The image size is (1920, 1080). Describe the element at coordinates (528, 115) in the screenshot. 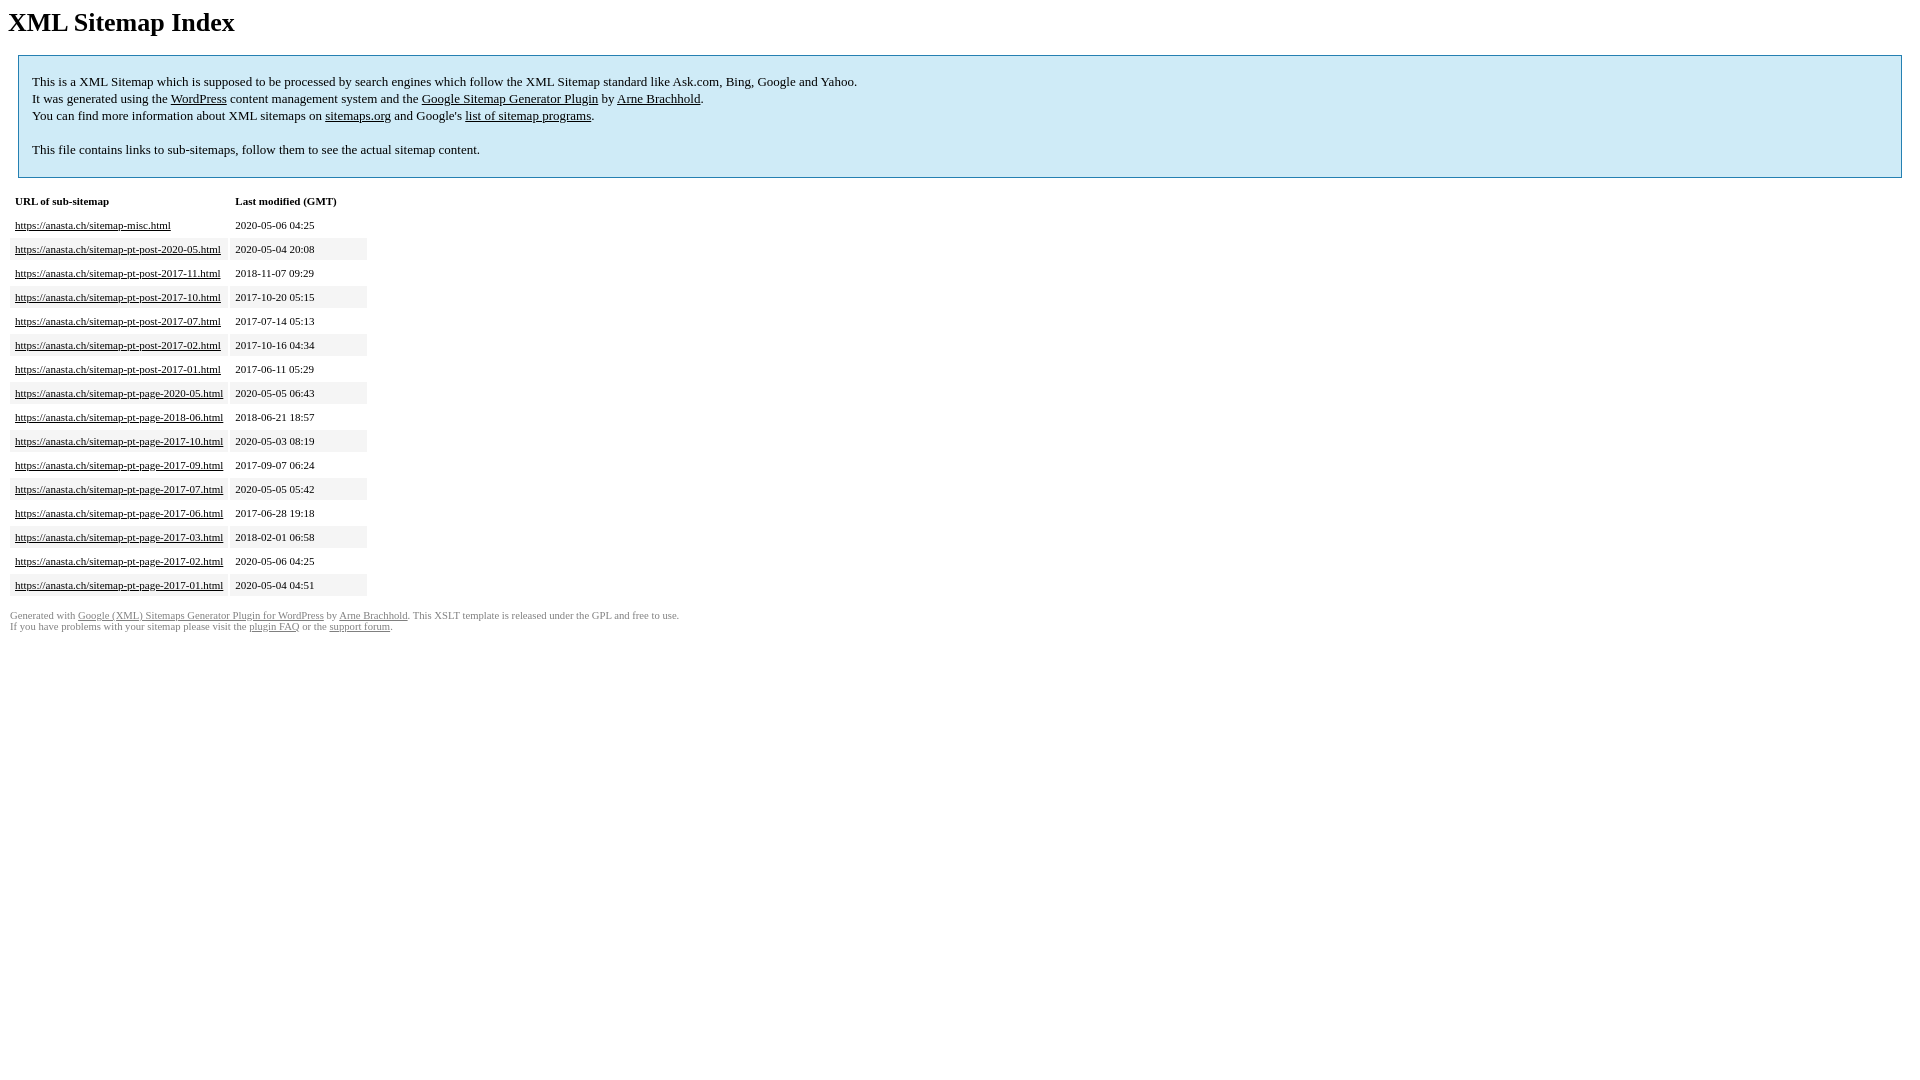

I see `'list of sitemap programs'` at that location.